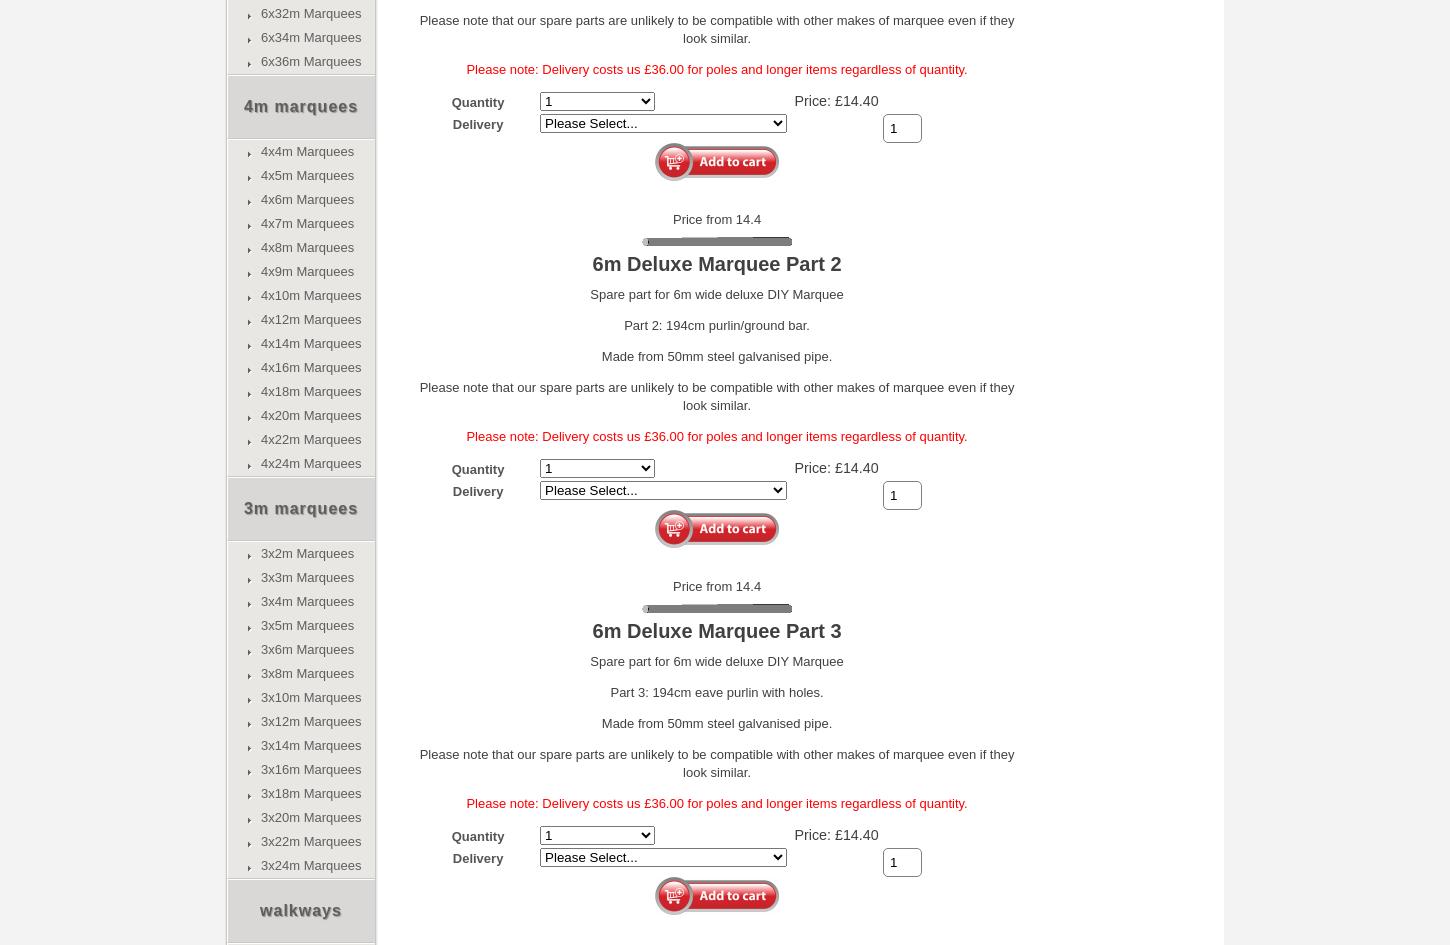 The image size is (1450, 945). What do you see at coordinates (311, 295) in the screenshot?
I see `'4x10m Marquees'` at bounding box center [311, 295].